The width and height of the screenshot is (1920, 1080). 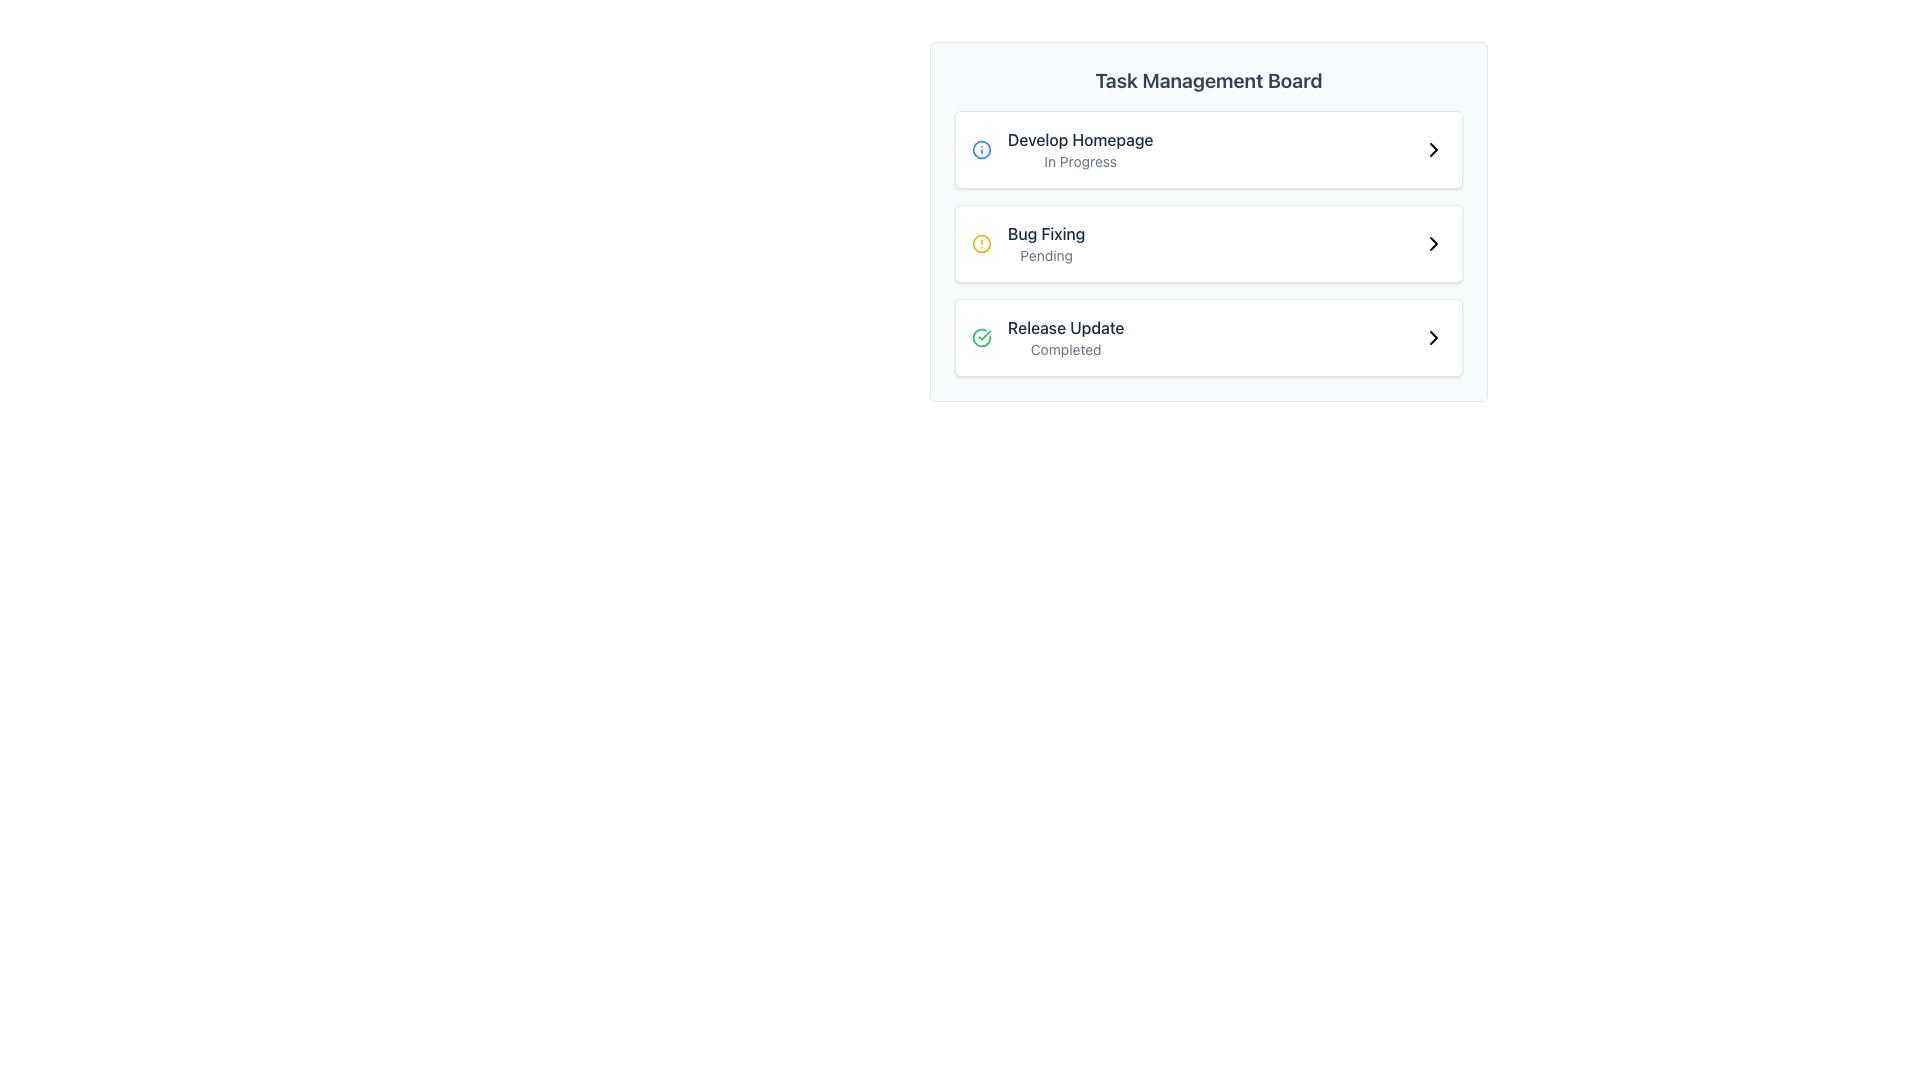 What do you see at coordinates (982, 242) in the screenshot?
I see `the SVG Circle Component that signifies a warning for the 'Bug Fixing' task in the Task Management Board` at bounding box center [982, 242].